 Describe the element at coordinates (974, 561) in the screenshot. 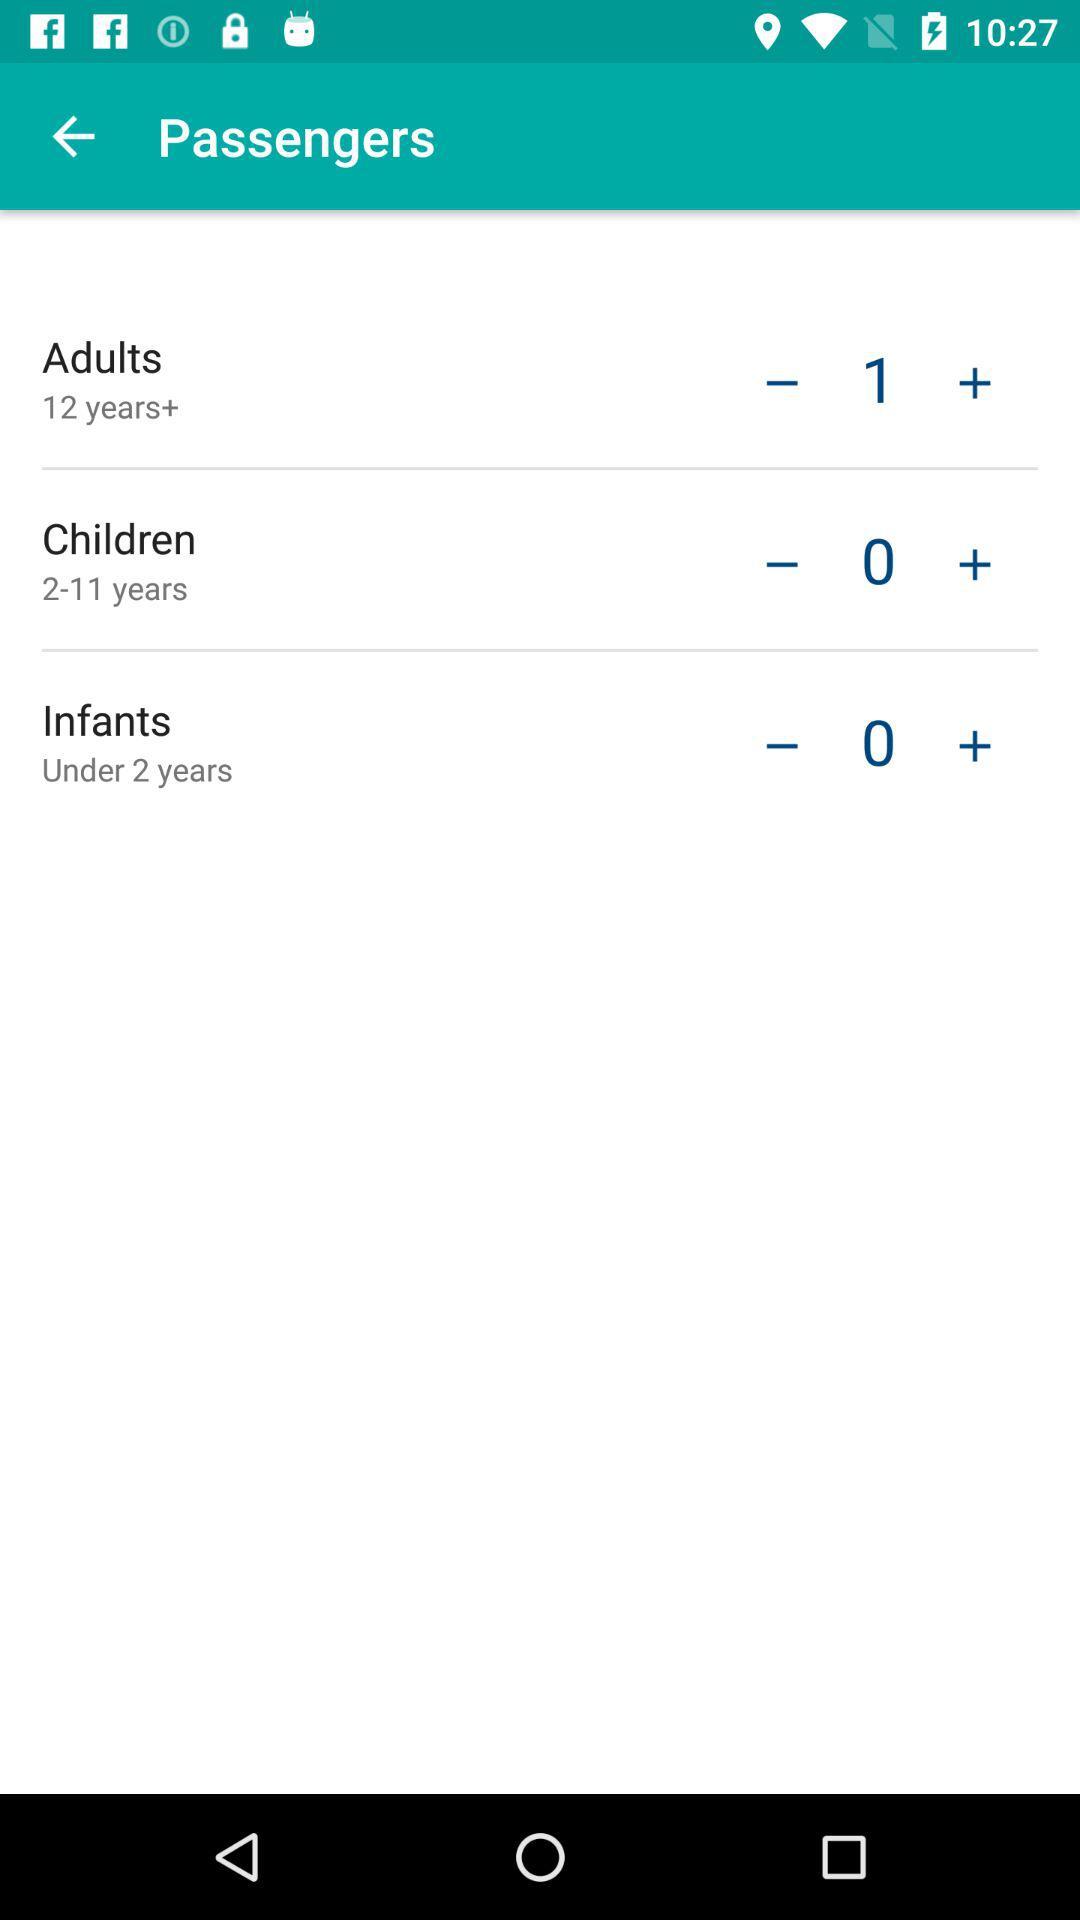

I see `child passenger` at that location.